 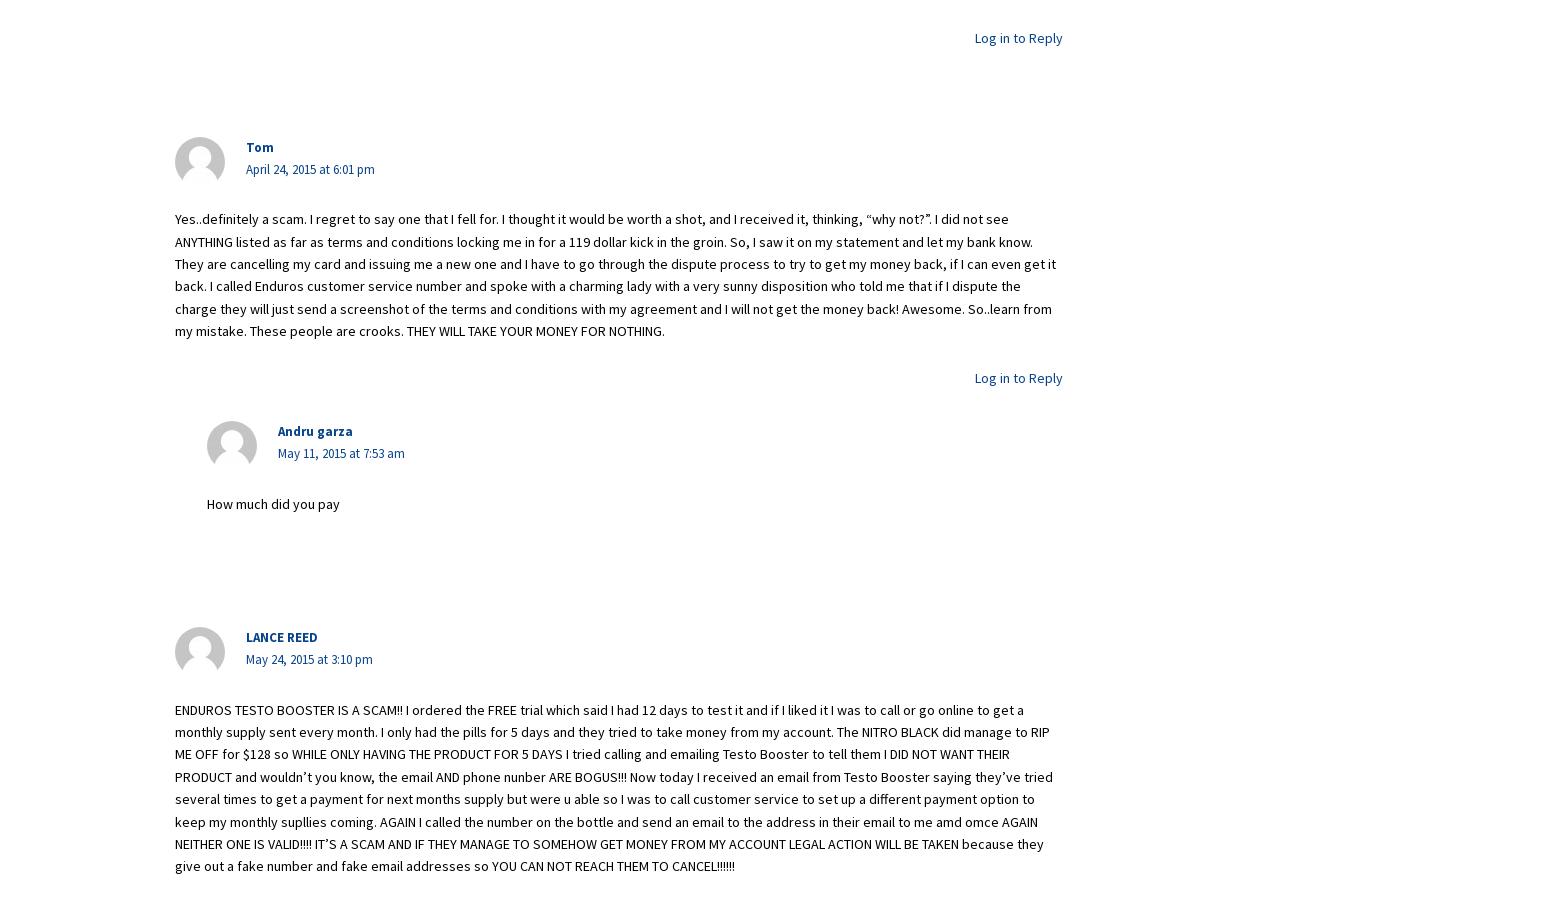 I want to click on 'Yes..definitely a scam. I regret to say one that I fell for. I thought it would be worth a shot, and I received it, thinking, “why not?”. I did not see ANYTHING listed as far as terms and conditions locking me in for a 119 dollar kick in the groin. So, I saw it on my statement and let my bank know. They are cancelling my card and issuing me a new one and I have to go through the dispute process to try to get my money back, if I can even get it back. I called Enduros customer service number and spoke with a charming lady with a very sunny disposition who told me that if I dispute the charge they will just send a screenshot of the terms and conditions with my agreement and I will not get the money back! Awesome. So..learn from my mistake. These people are crooks. THEY WILL TAKE YOUR MONEY FOR NOTHING.', so click(x=615, y=274).